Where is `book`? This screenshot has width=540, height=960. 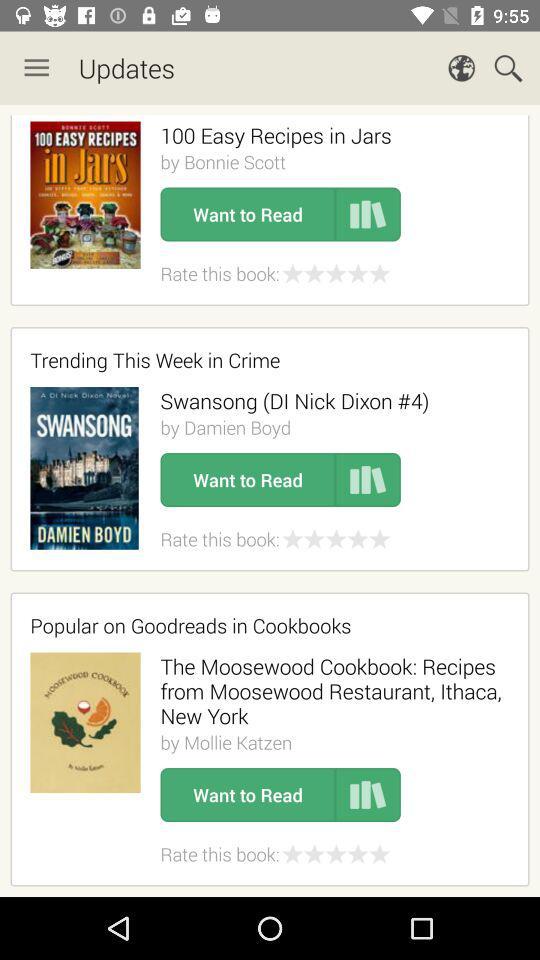 book is located at coordinates (367, 480).